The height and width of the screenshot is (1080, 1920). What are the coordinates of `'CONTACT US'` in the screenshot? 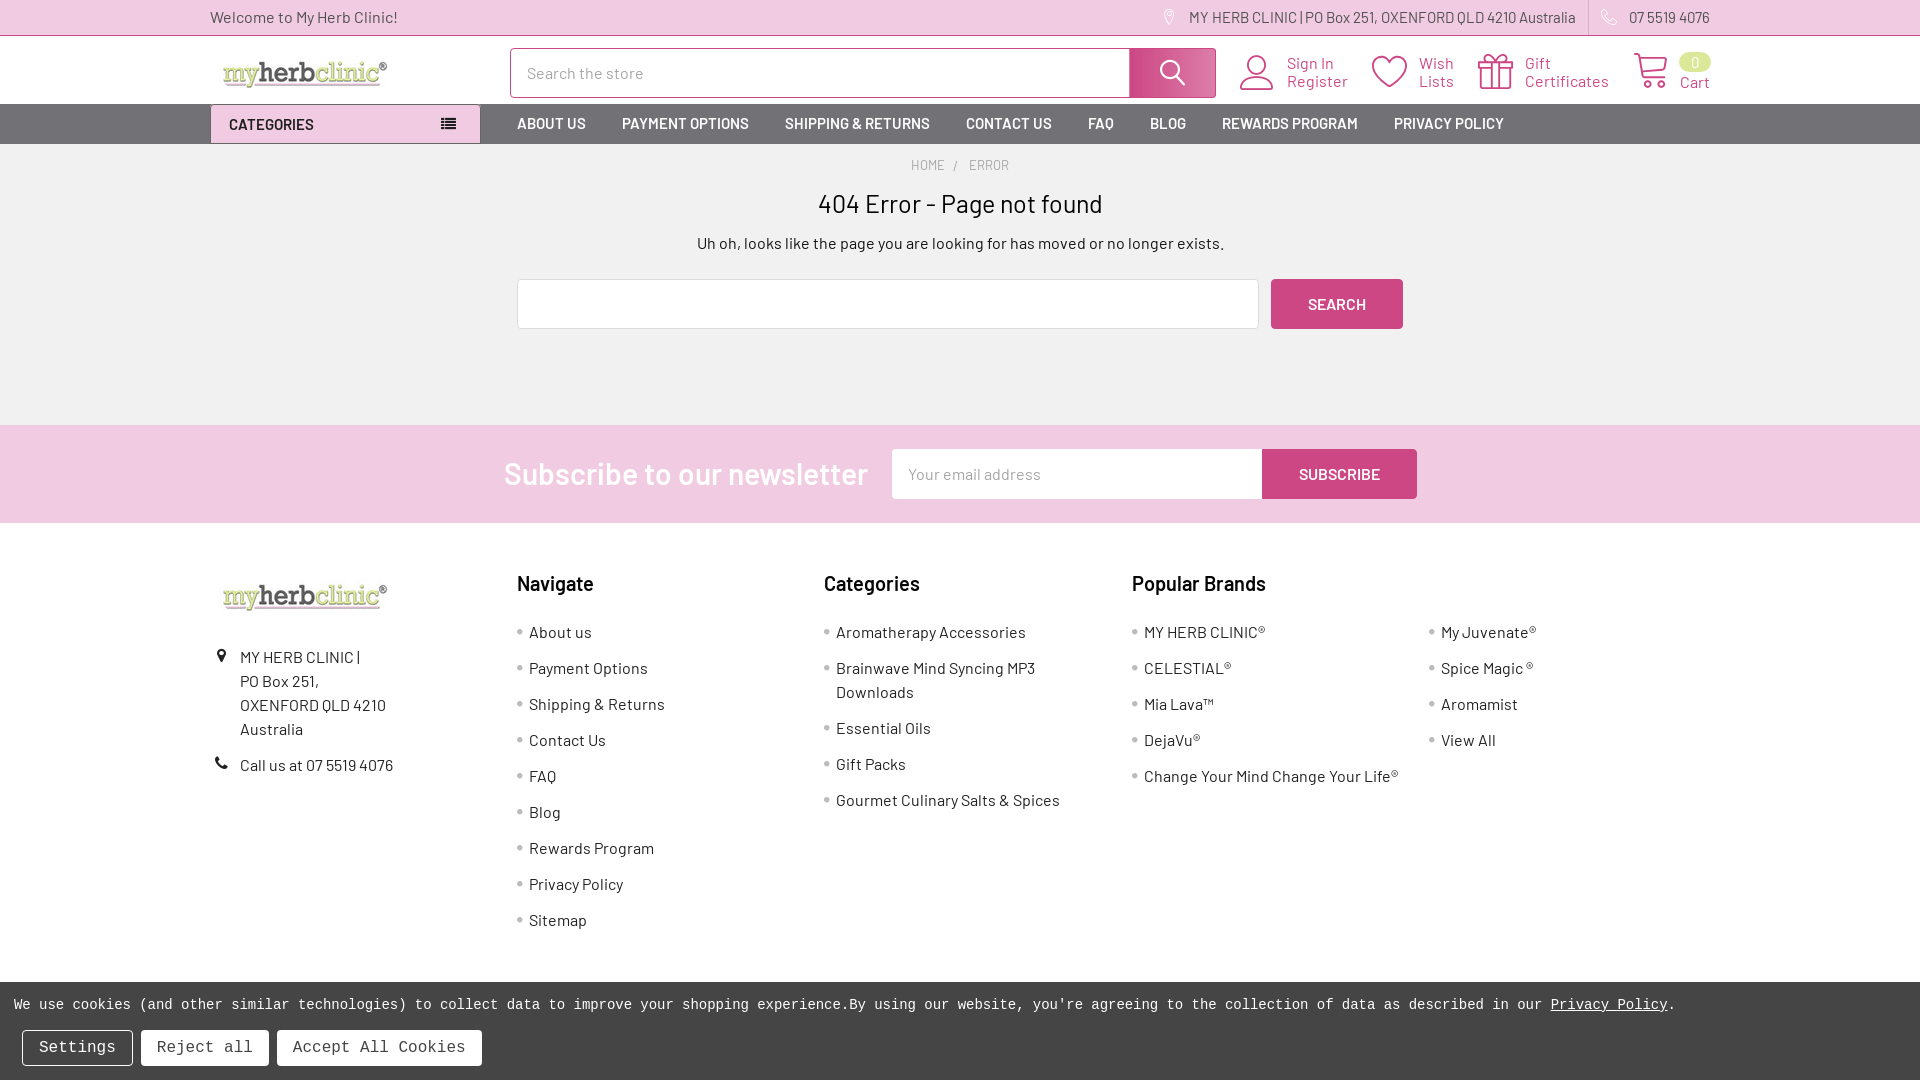 It's located at (1008, 123).